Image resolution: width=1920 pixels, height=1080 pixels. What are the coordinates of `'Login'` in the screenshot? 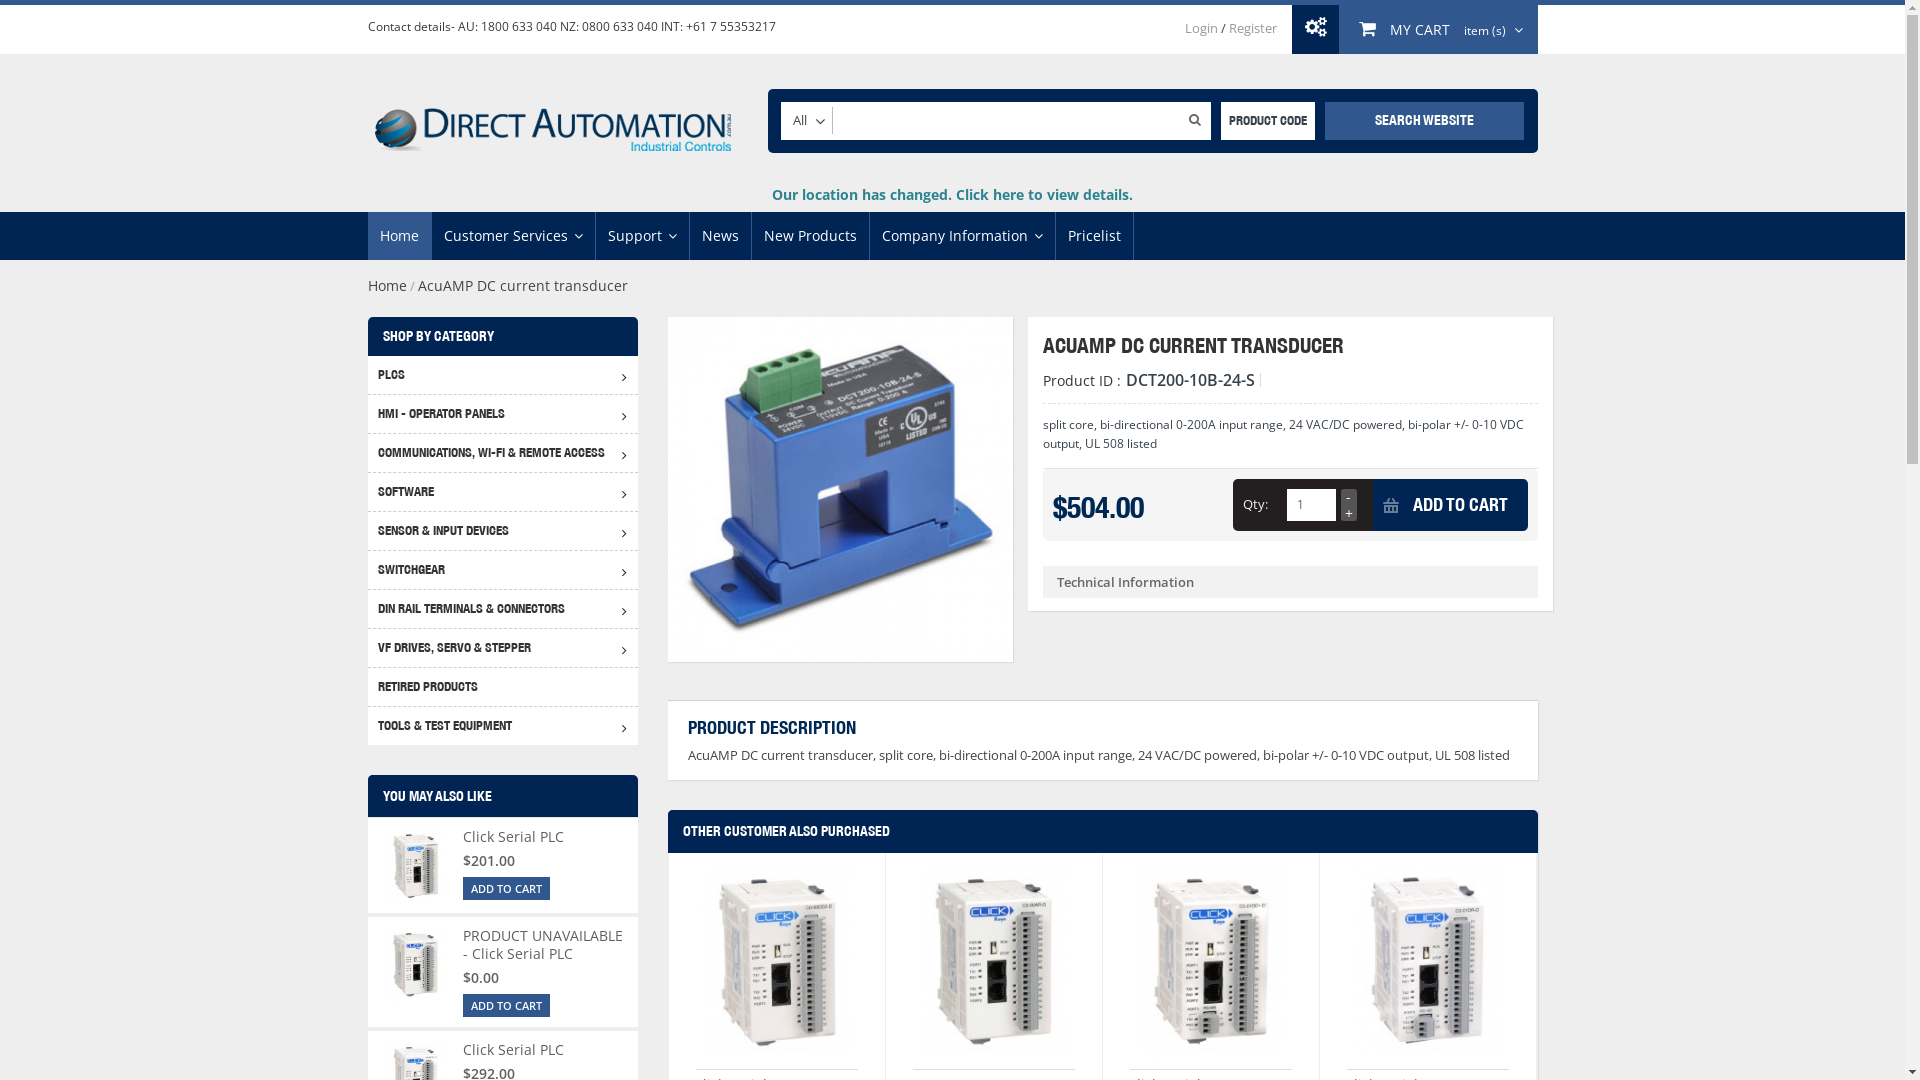 It's located at (1200, 27).